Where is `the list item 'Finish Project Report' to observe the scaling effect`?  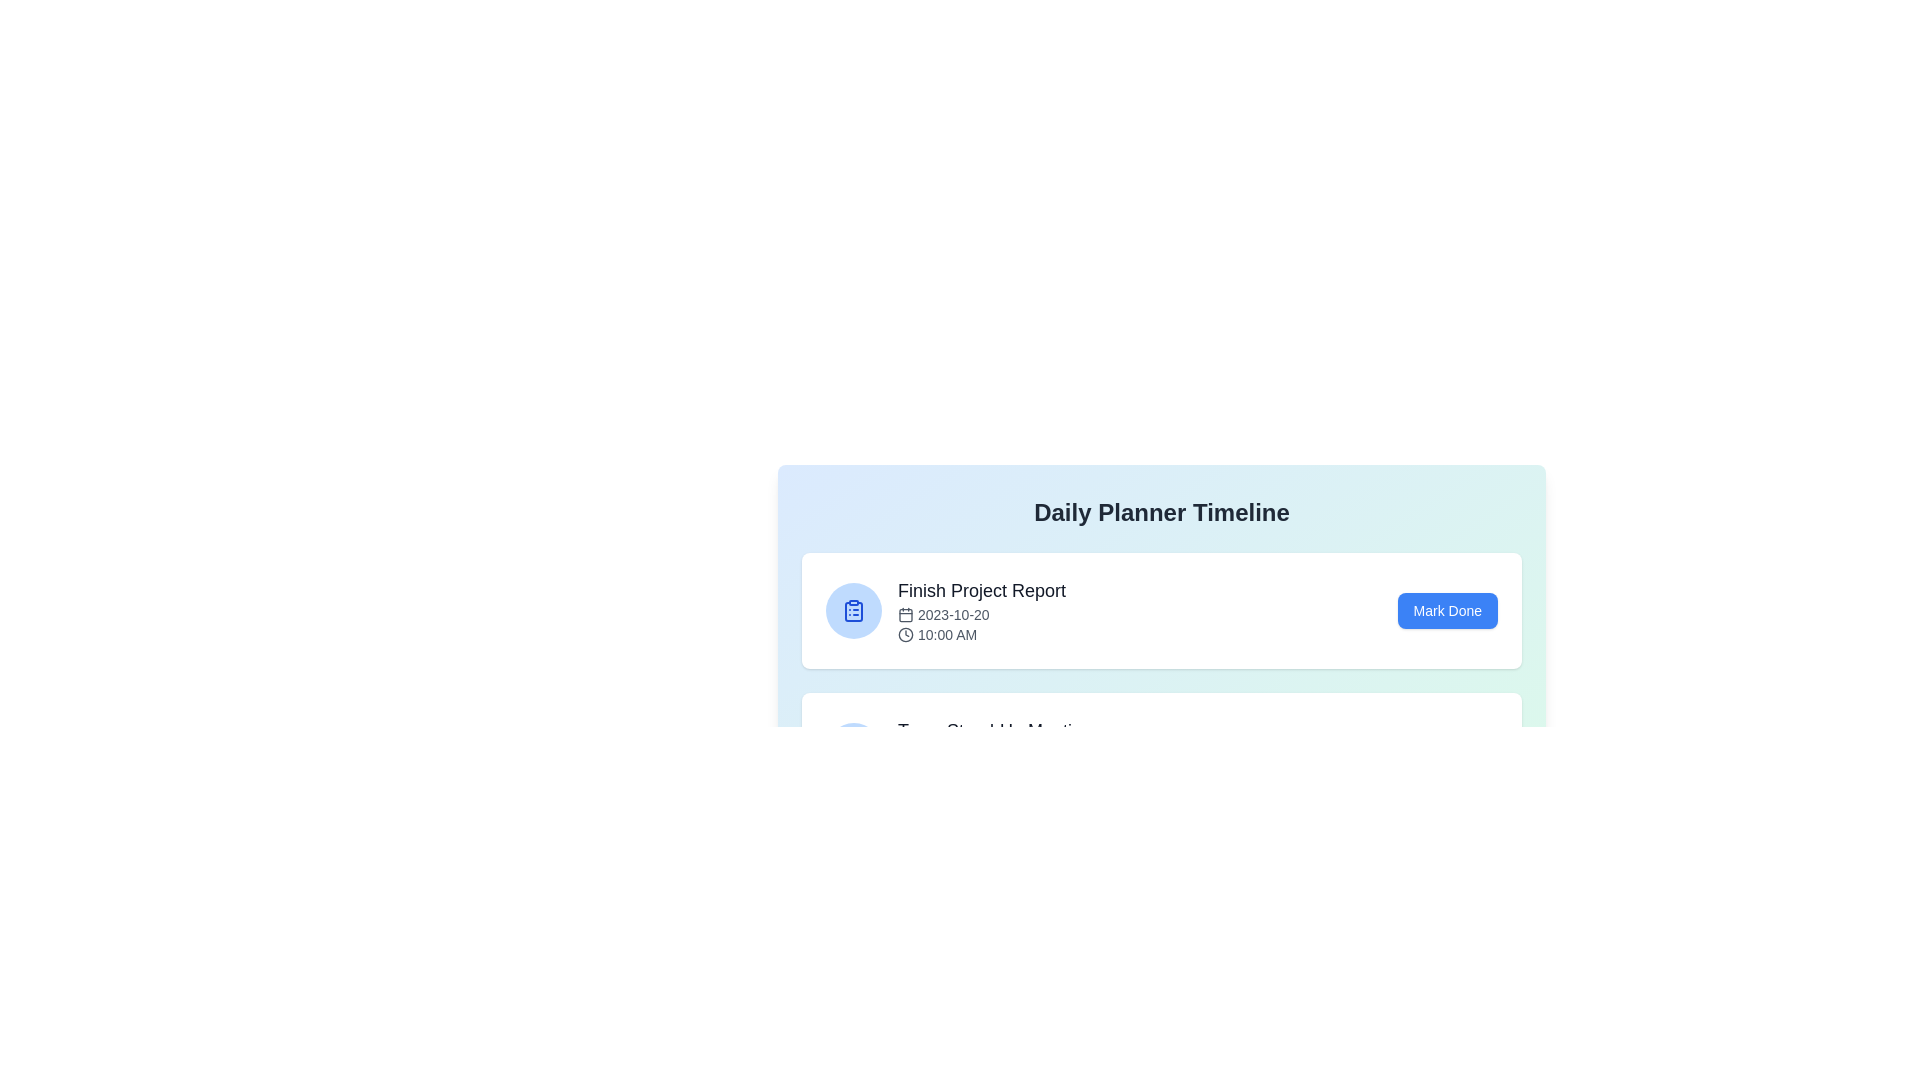
the list item 'Finish Project Report' to observe the scaling effect is located at coordinates (1161, 609).